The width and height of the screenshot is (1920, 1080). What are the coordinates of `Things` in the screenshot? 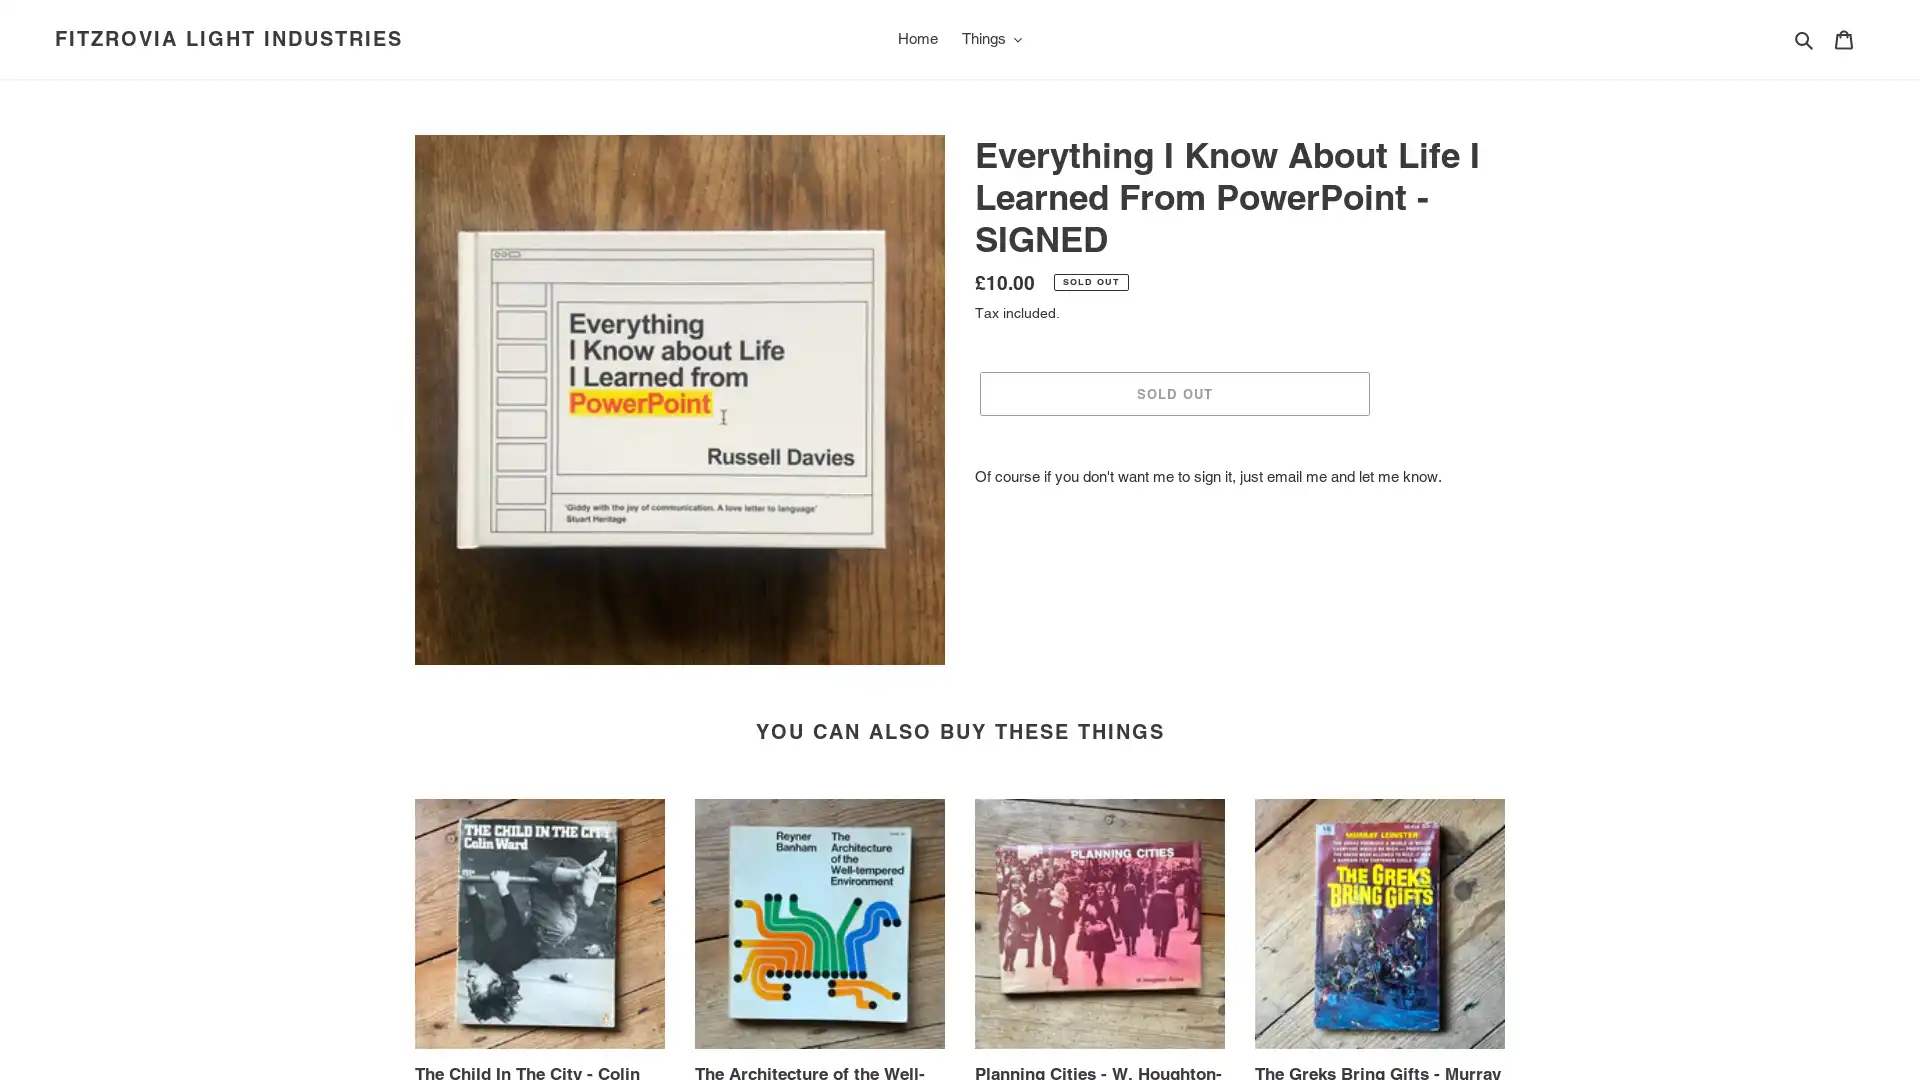 It's located at (991, 38).